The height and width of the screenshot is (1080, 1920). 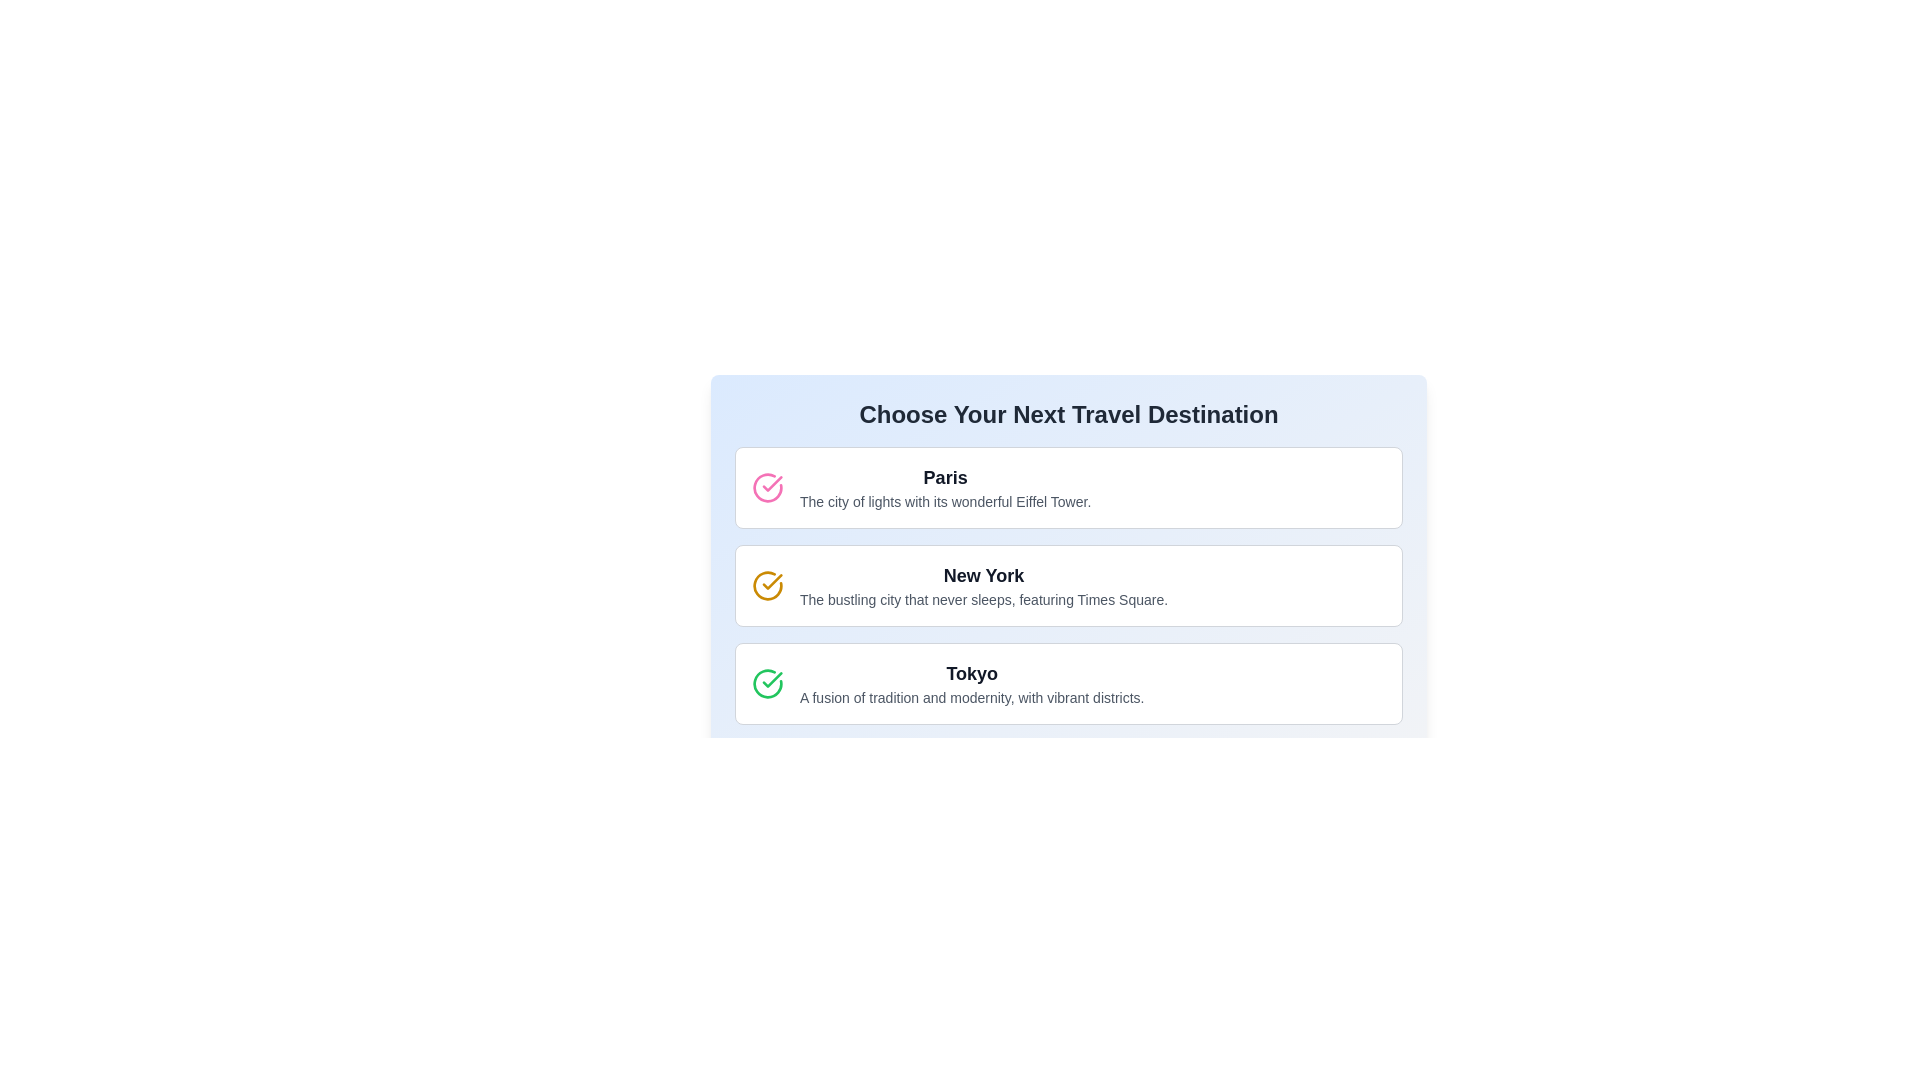 I want to click on the selectable card for New York, which is the second option in a vertical list of travel destinations, so click(x=1068, y=585).